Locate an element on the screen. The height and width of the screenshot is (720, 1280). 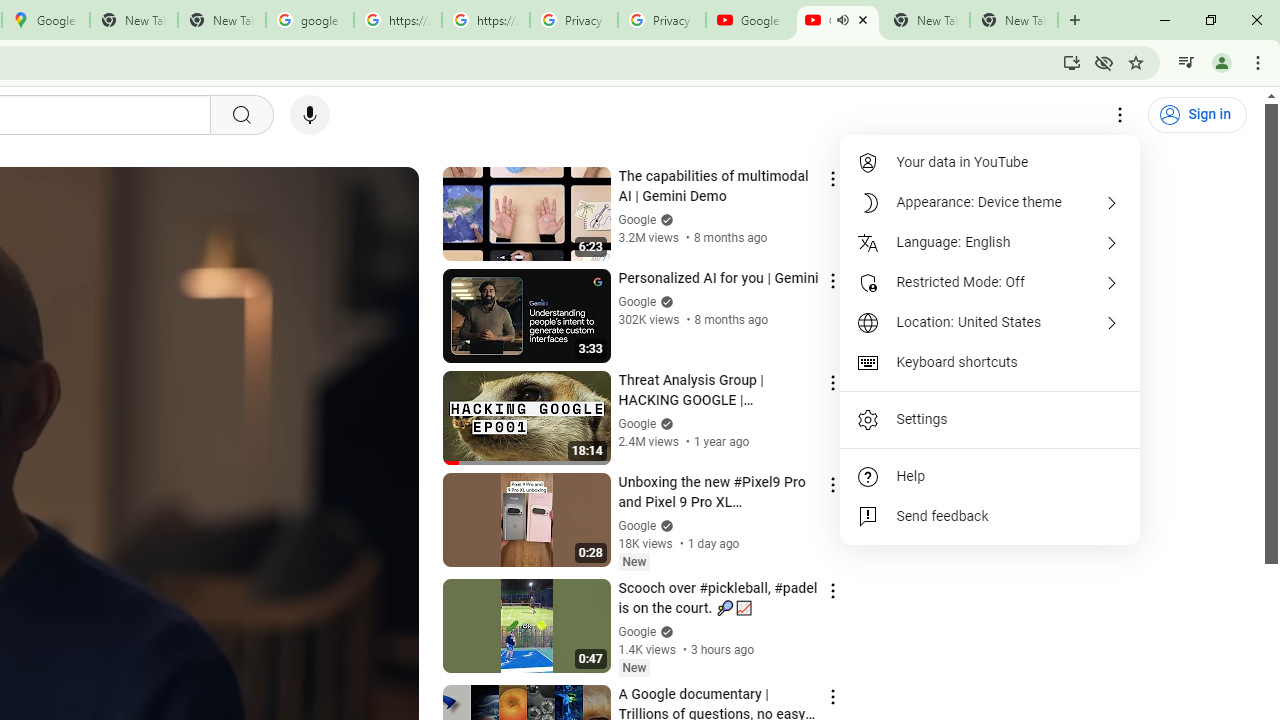
'Search with your voice' is located at coordinates (308, 115).